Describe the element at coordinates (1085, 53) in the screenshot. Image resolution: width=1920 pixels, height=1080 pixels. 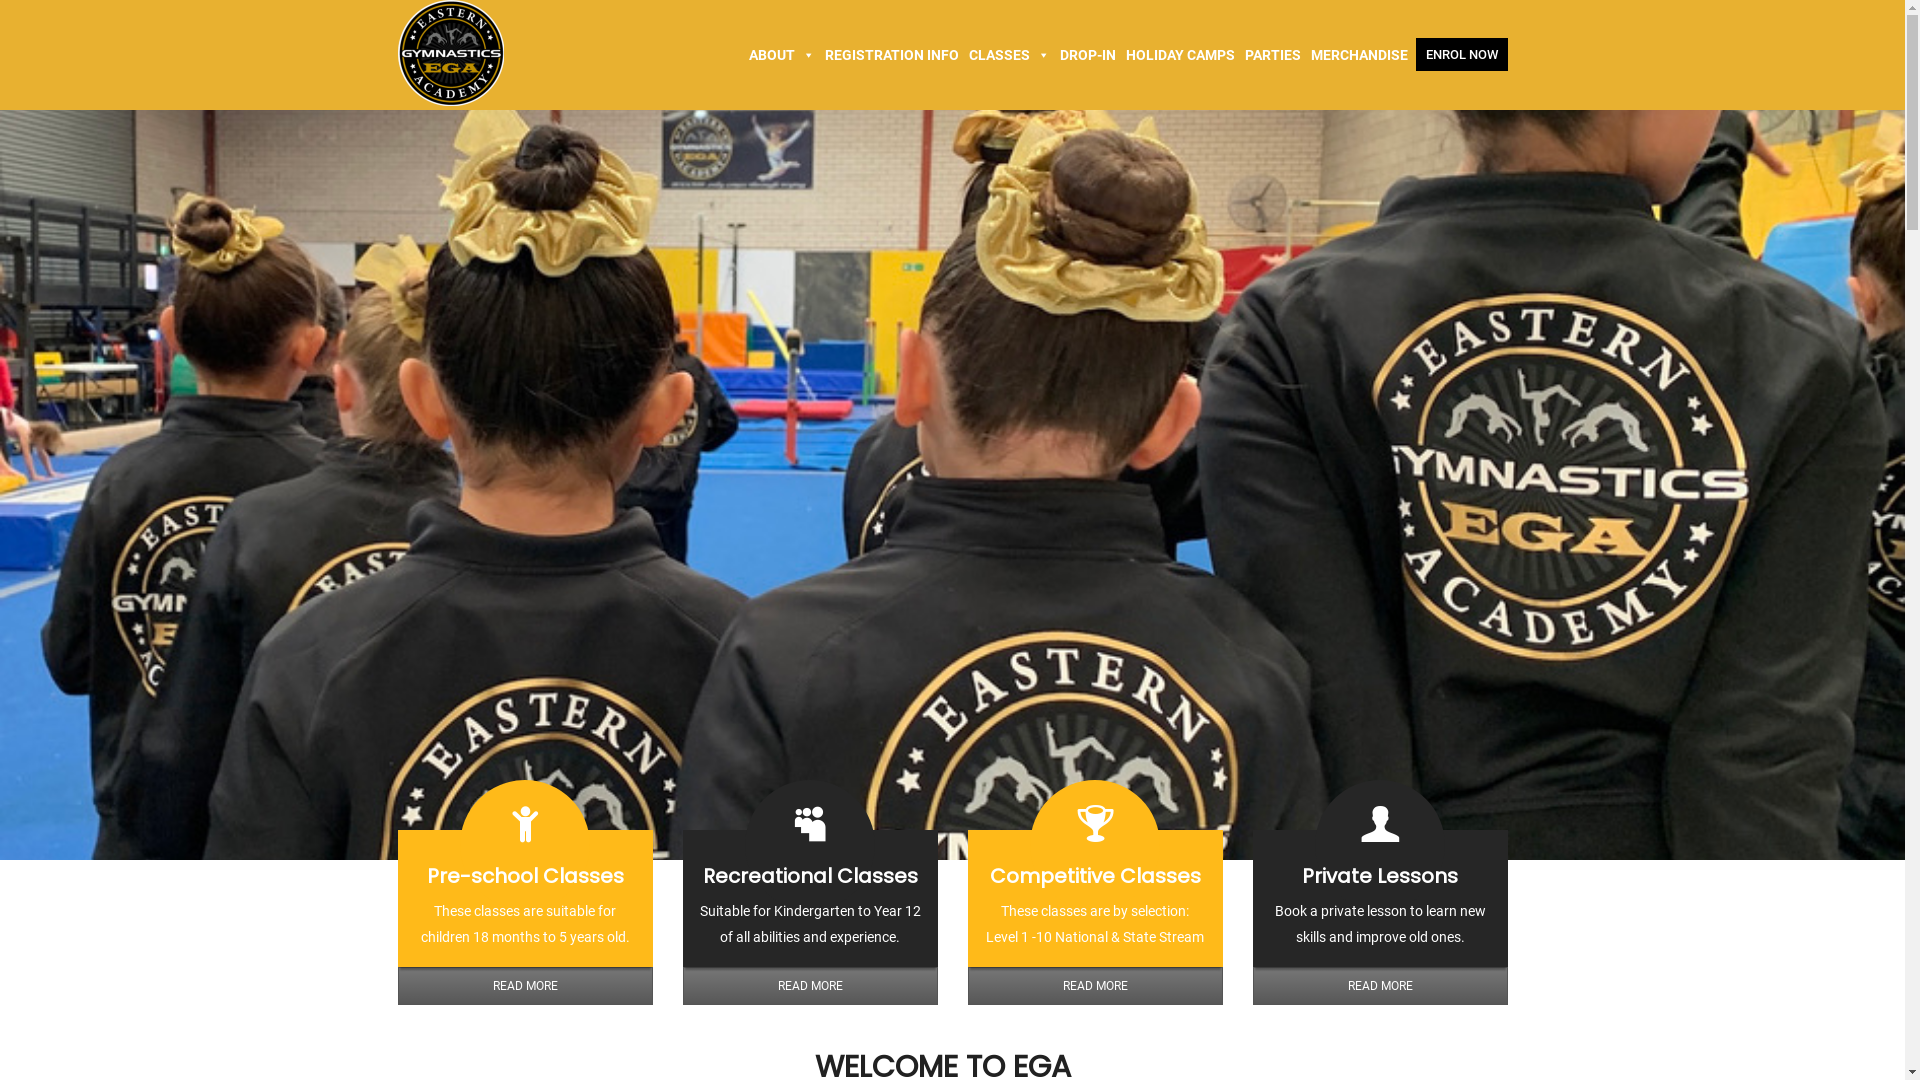
I see `'DROP-IN'` at that location.